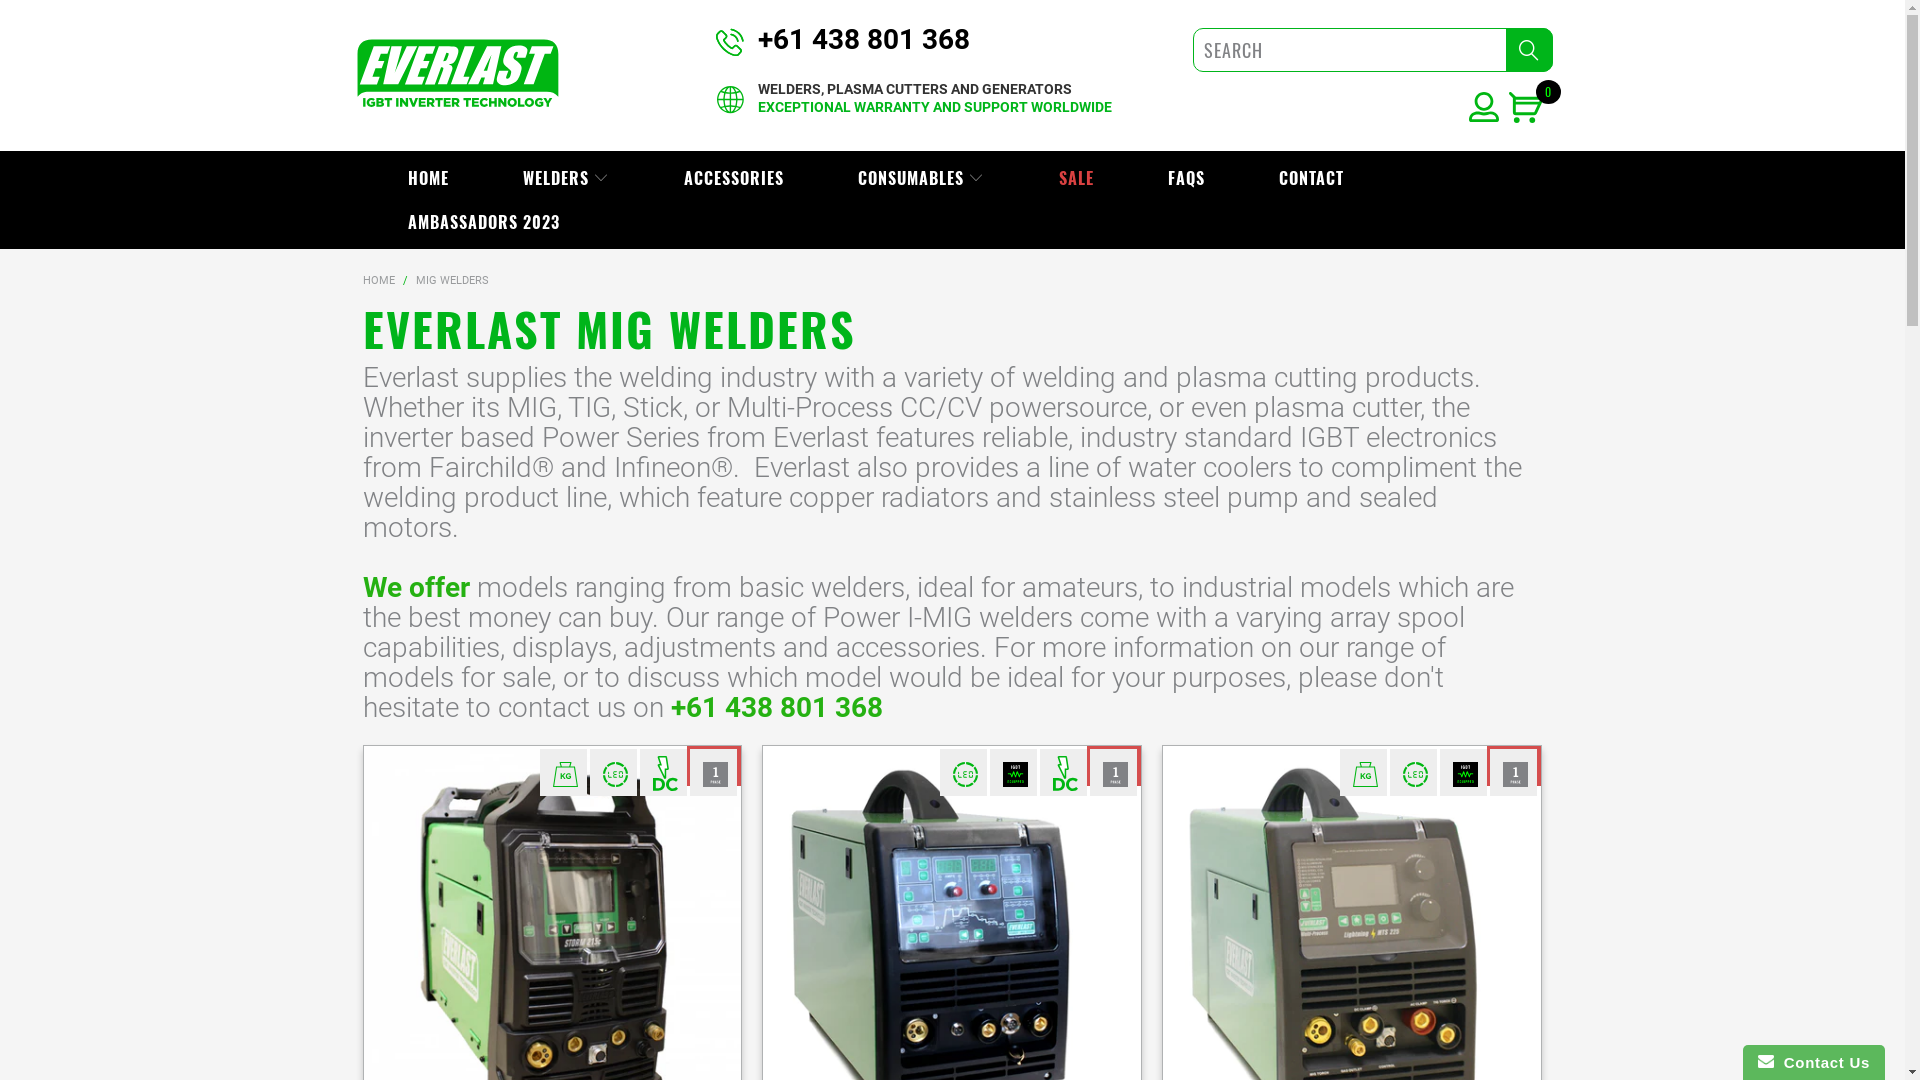 The height and width of the screenshot is (1080, 1920). I want to click on 'FAQS', so click(1186, 176).